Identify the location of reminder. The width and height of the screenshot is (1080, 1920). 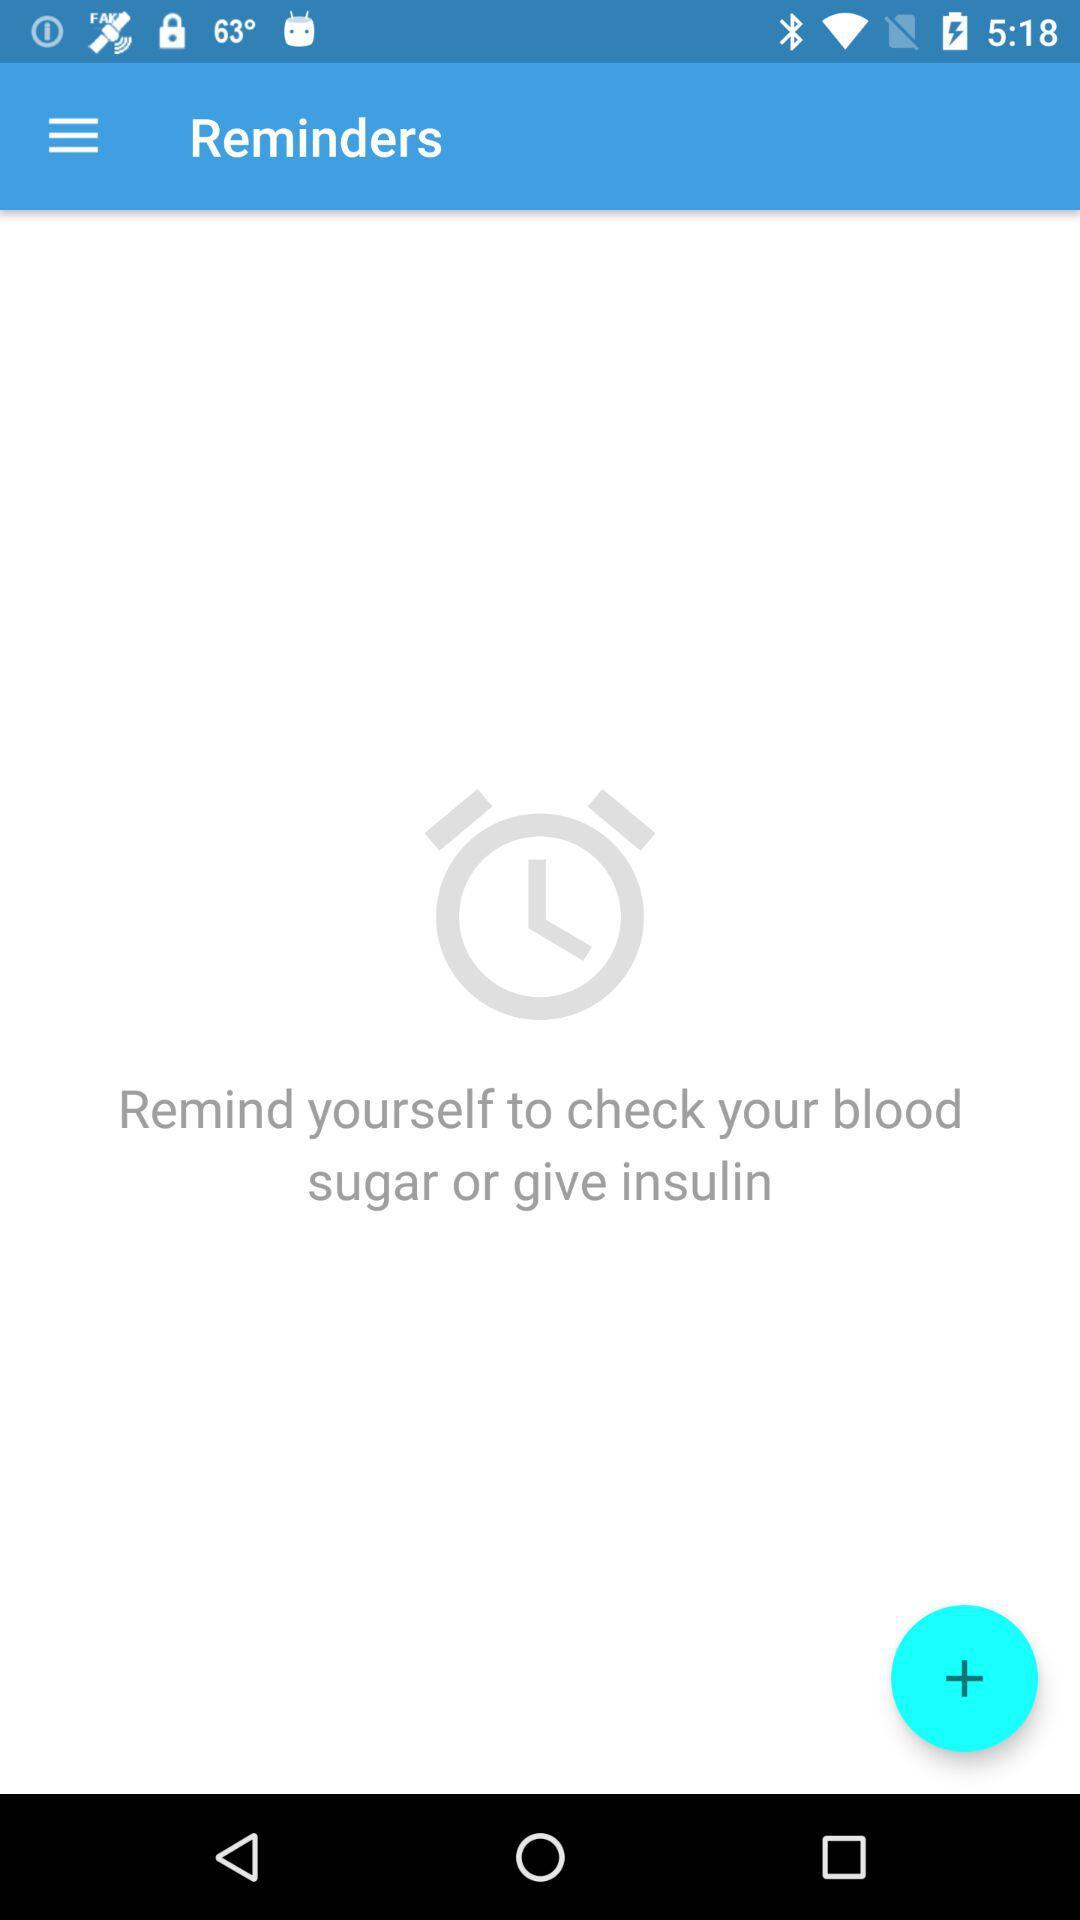
(963, 1678).